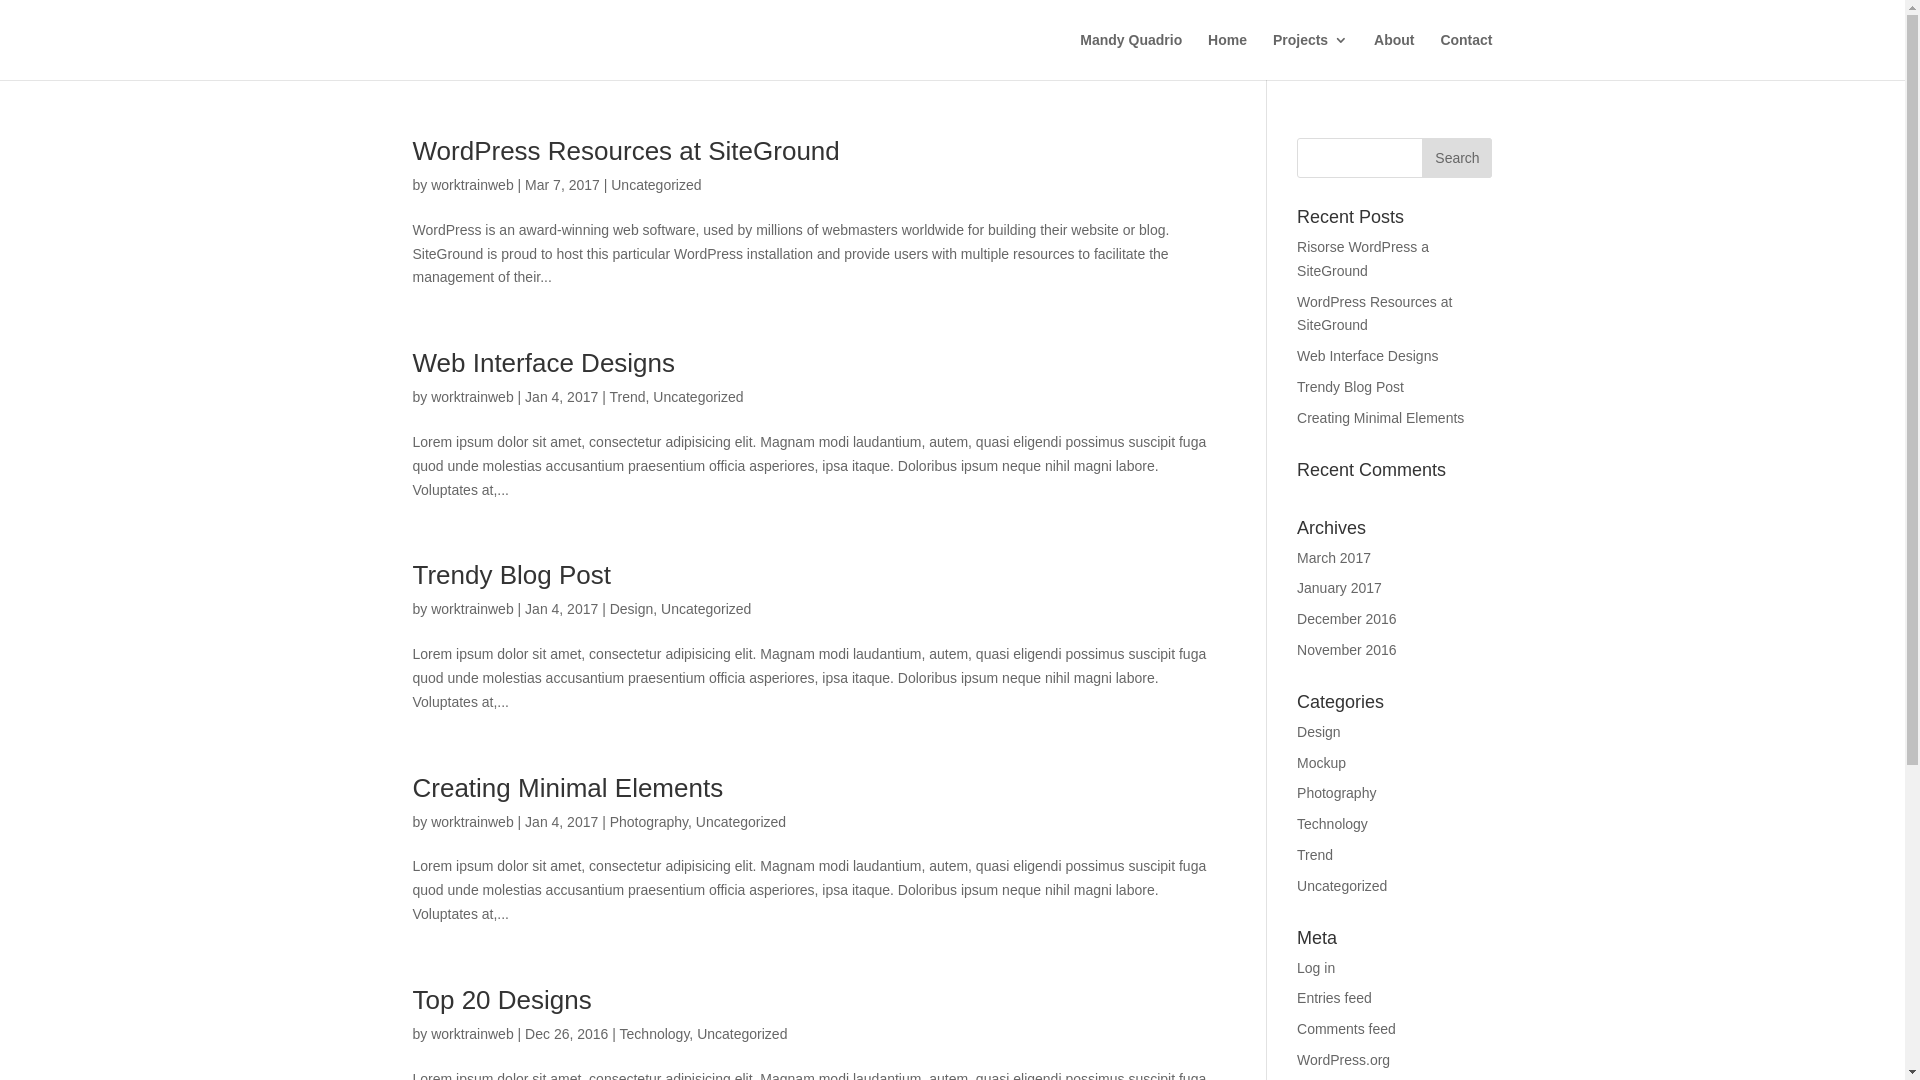 This screenshot has width=1920, height=1080. Describe the element at coordinates (1296, 650) in the screenshot. I see `'November 2016'` at that location.